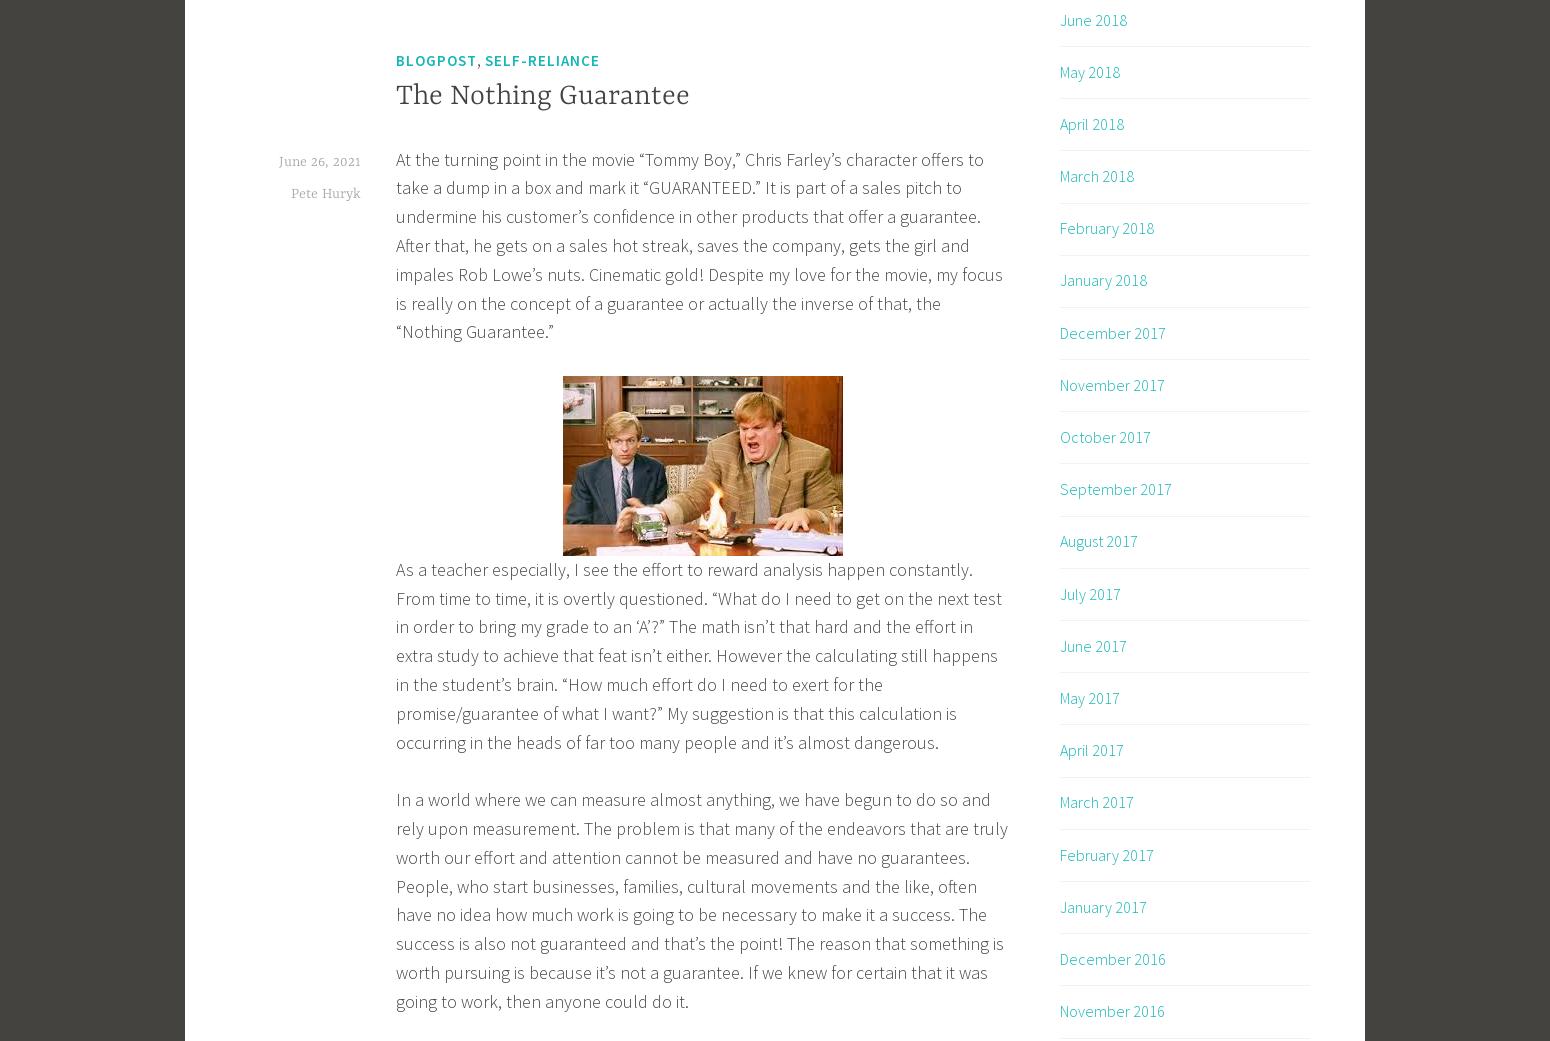  I want to click on 'June 26, 2021', so click(319, 161).